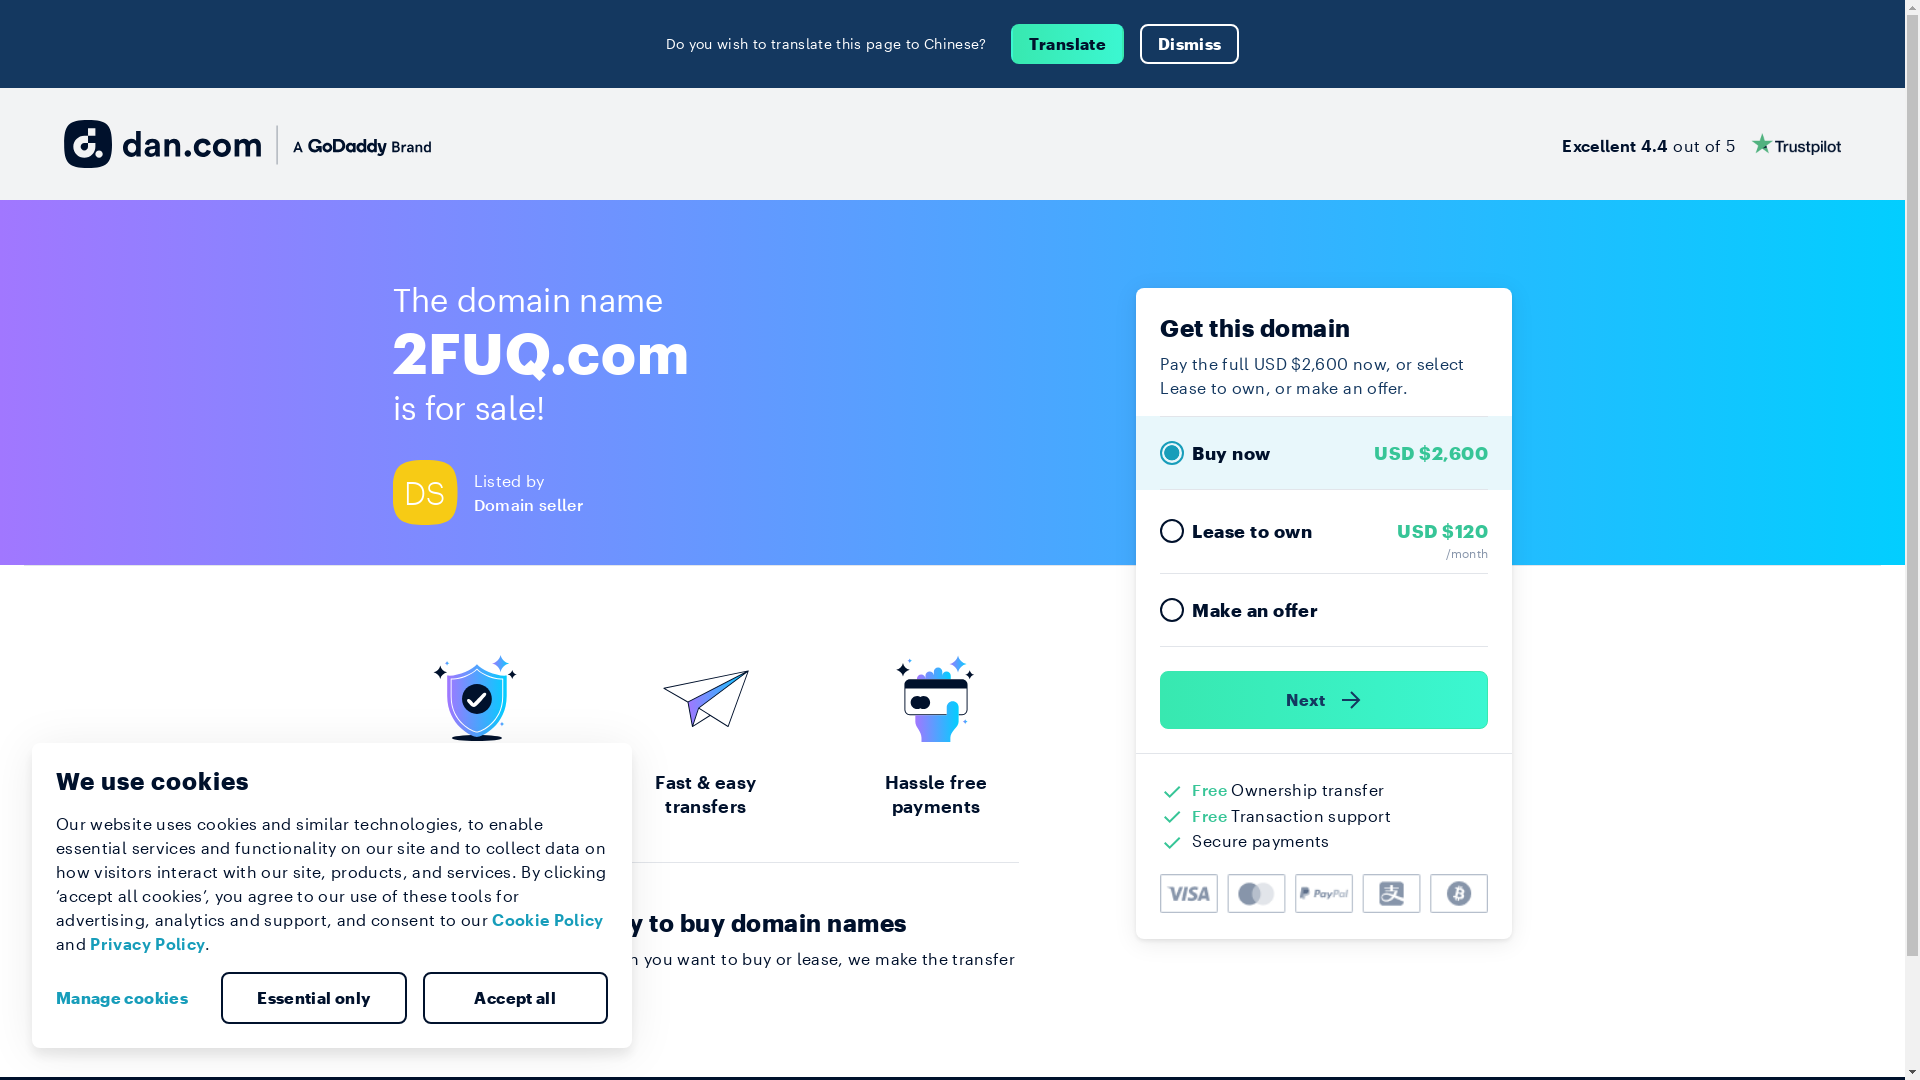  What do you see at coordinates (1700, 142) in the screenshot?
I see `'Excellent 4.4 out of 5'` at bounding box center [1700, 142].